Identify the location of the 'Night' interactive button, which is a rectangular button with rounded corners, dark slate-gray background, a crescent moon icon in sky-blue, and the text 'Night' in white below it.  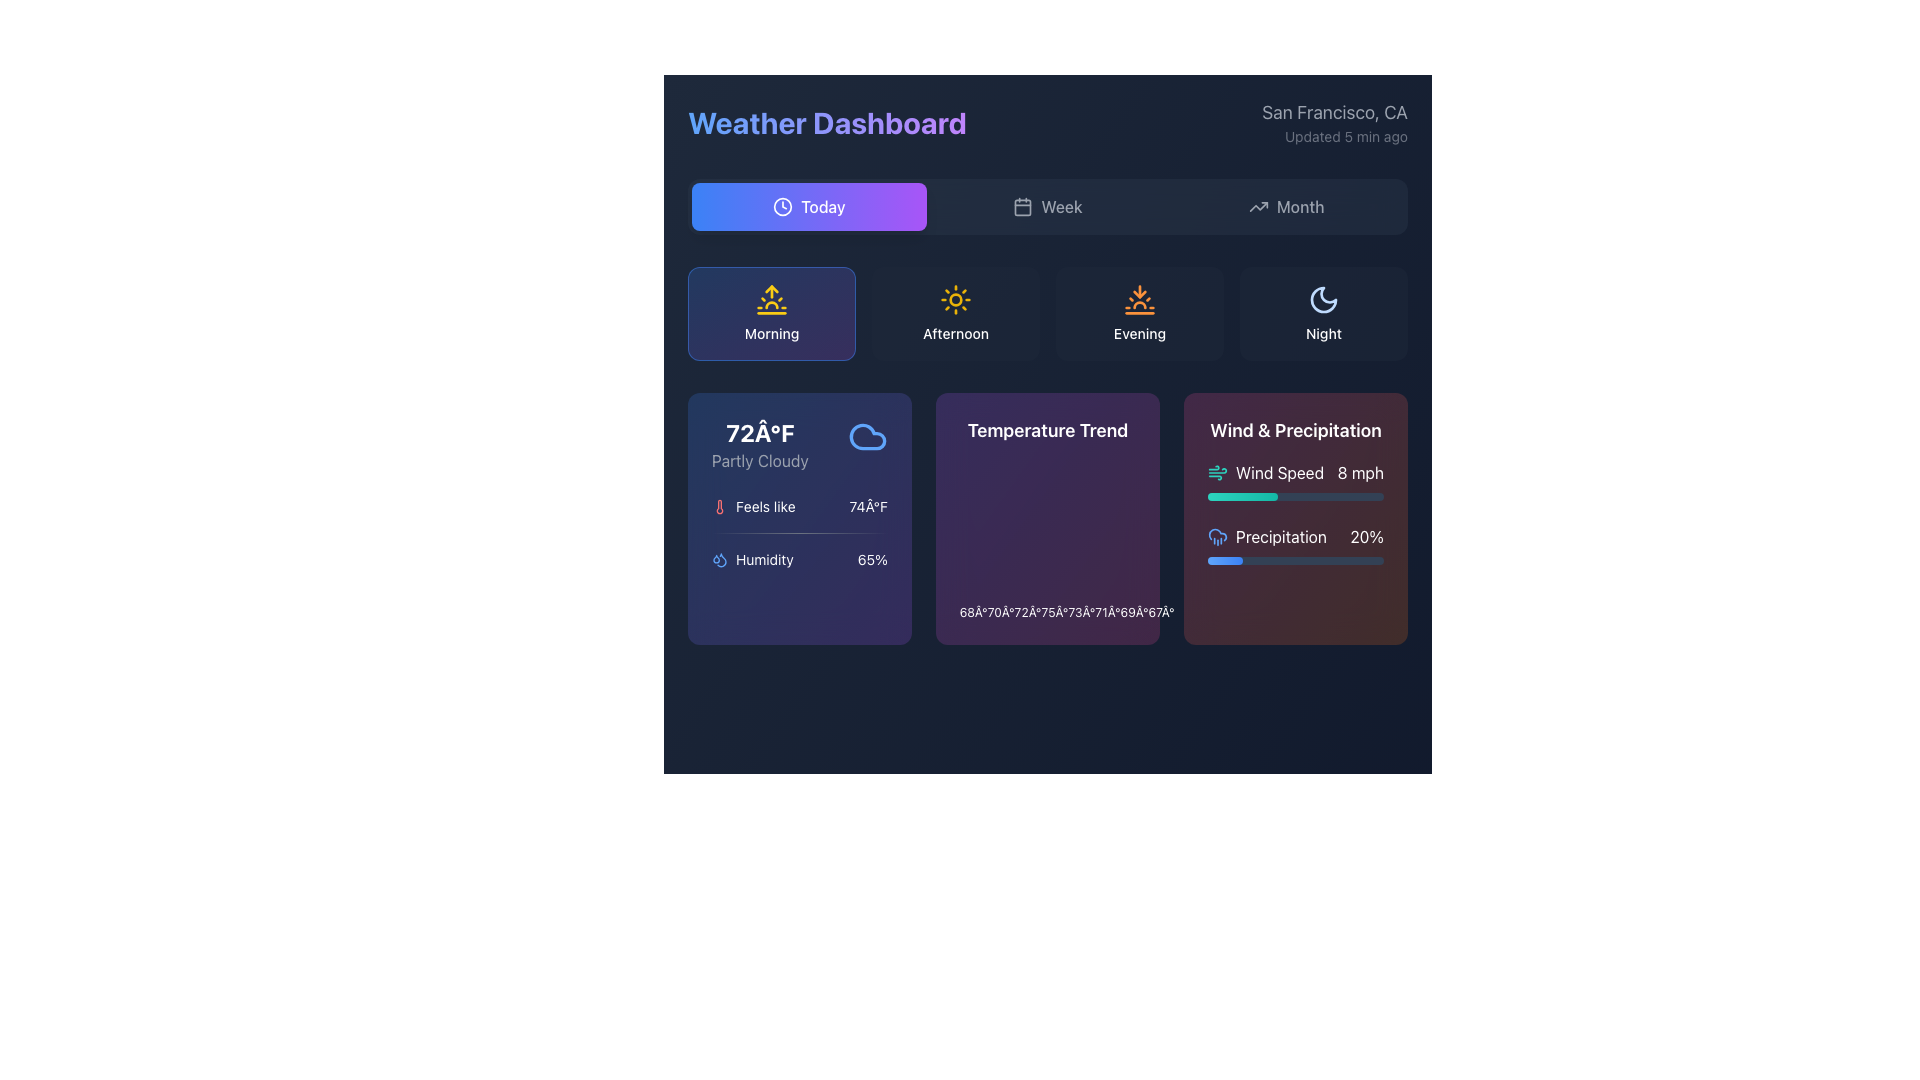
(1324, 313).